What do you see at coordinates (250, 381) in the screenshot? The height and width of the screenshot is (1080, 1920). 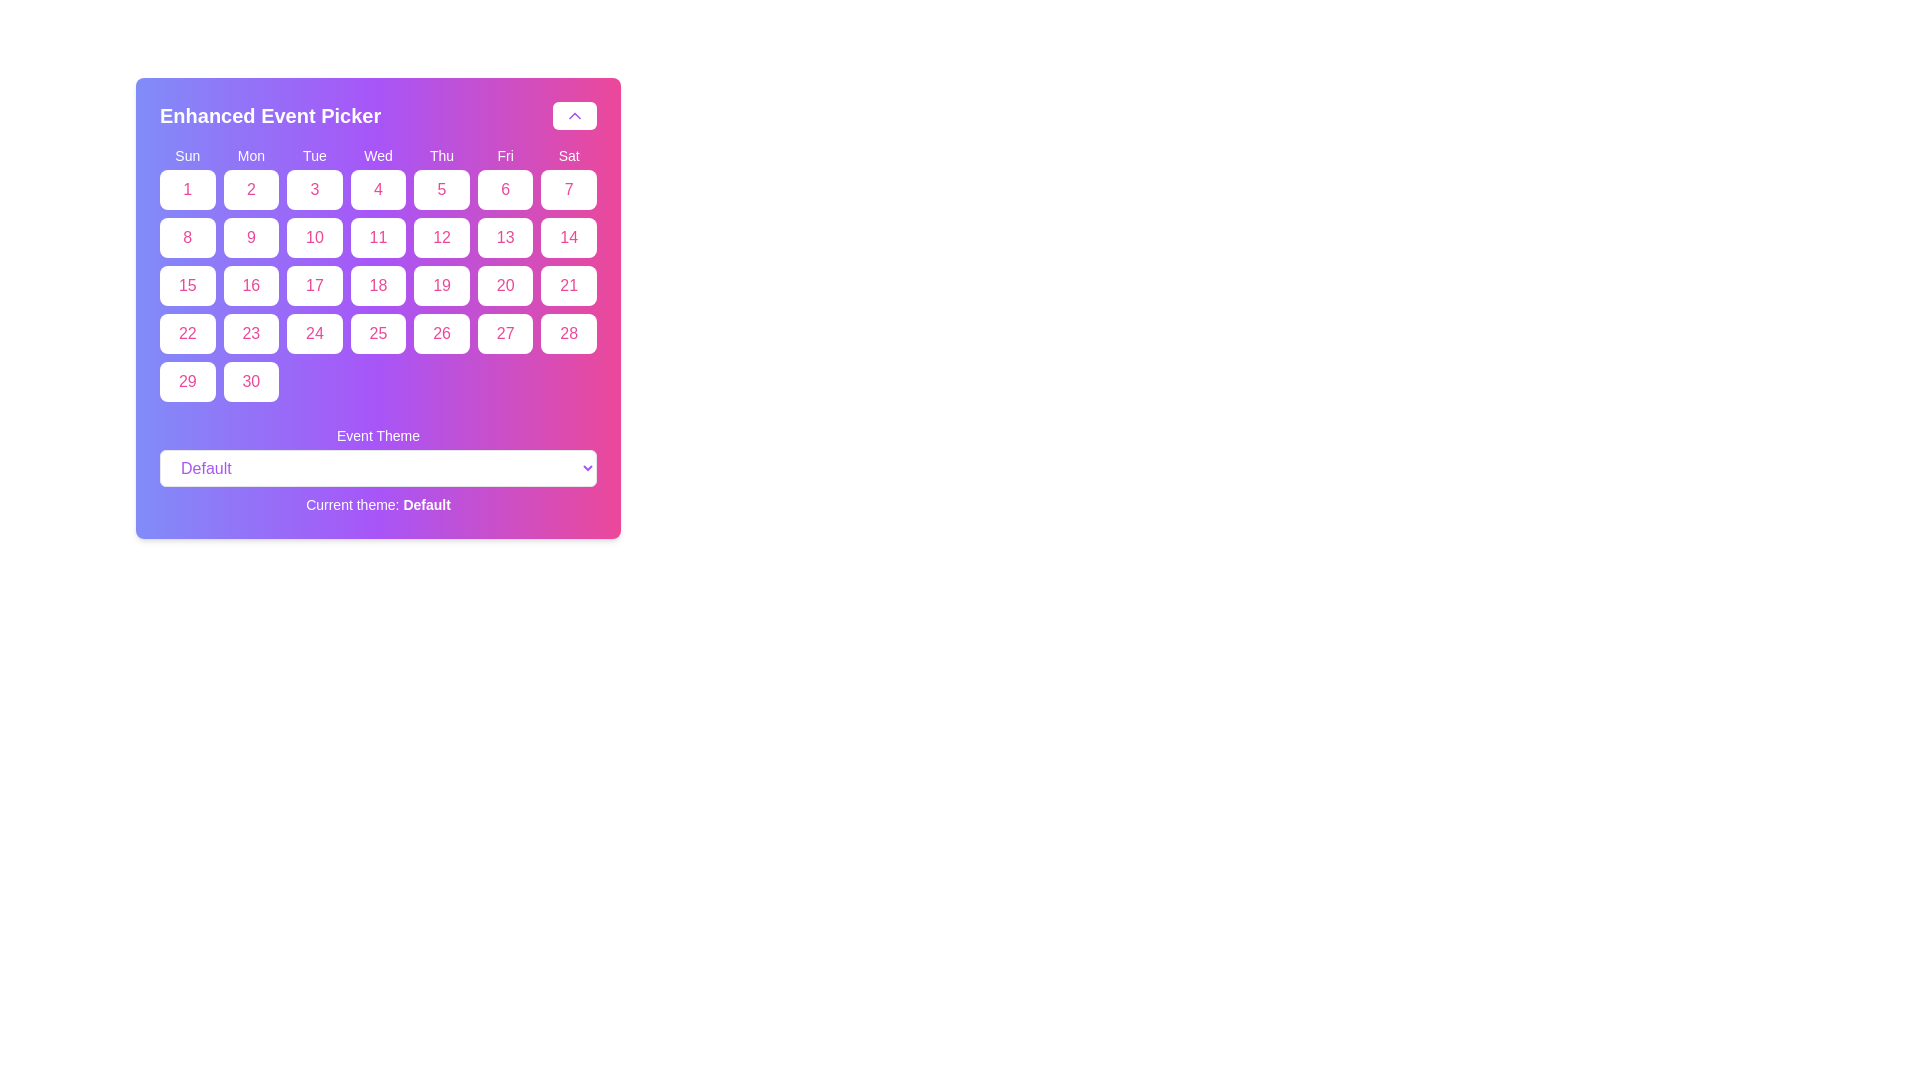 I see `the calendar date cell displaying '30' in pink color` at bounding box center [250, 381].